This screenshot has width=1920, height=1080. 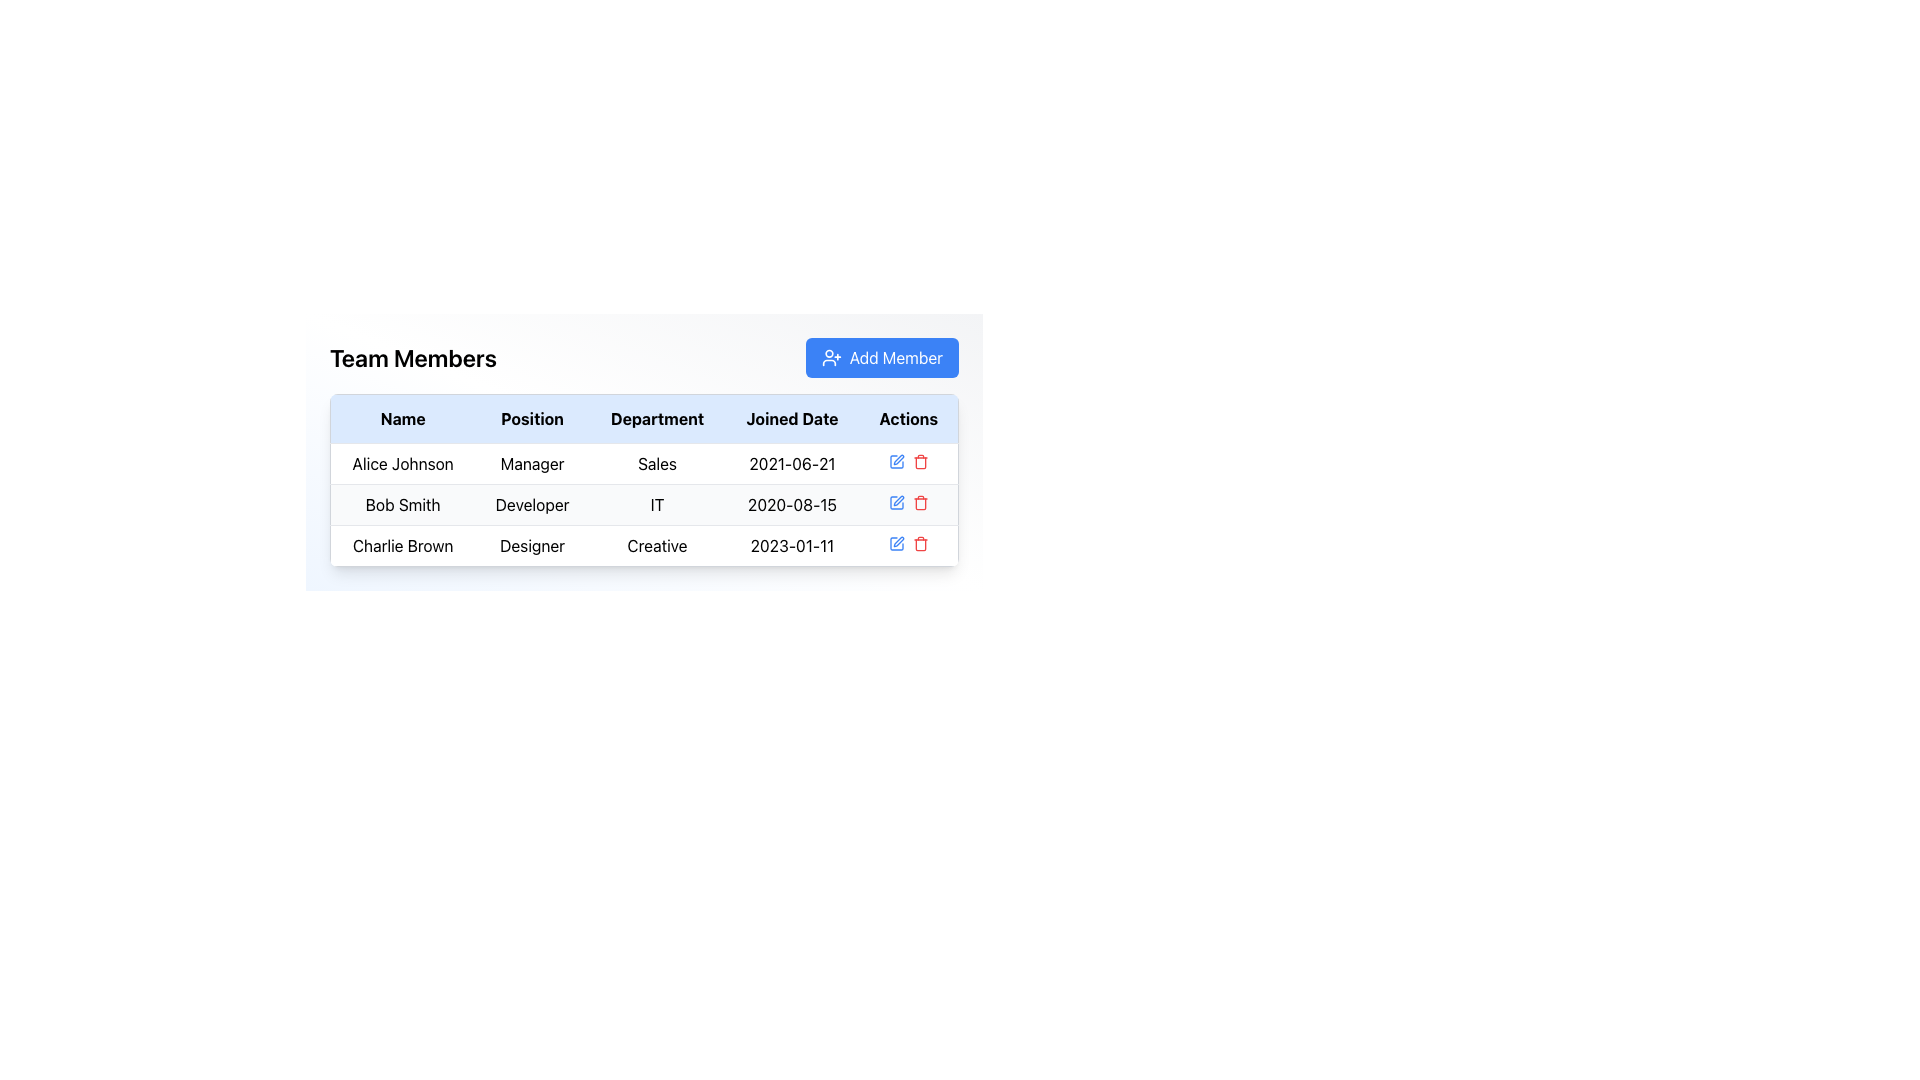 I want to click on the 'Edit' button located in the 'Actions' column of the second row in the 'Team Members' table, so click(x=897, y=459).